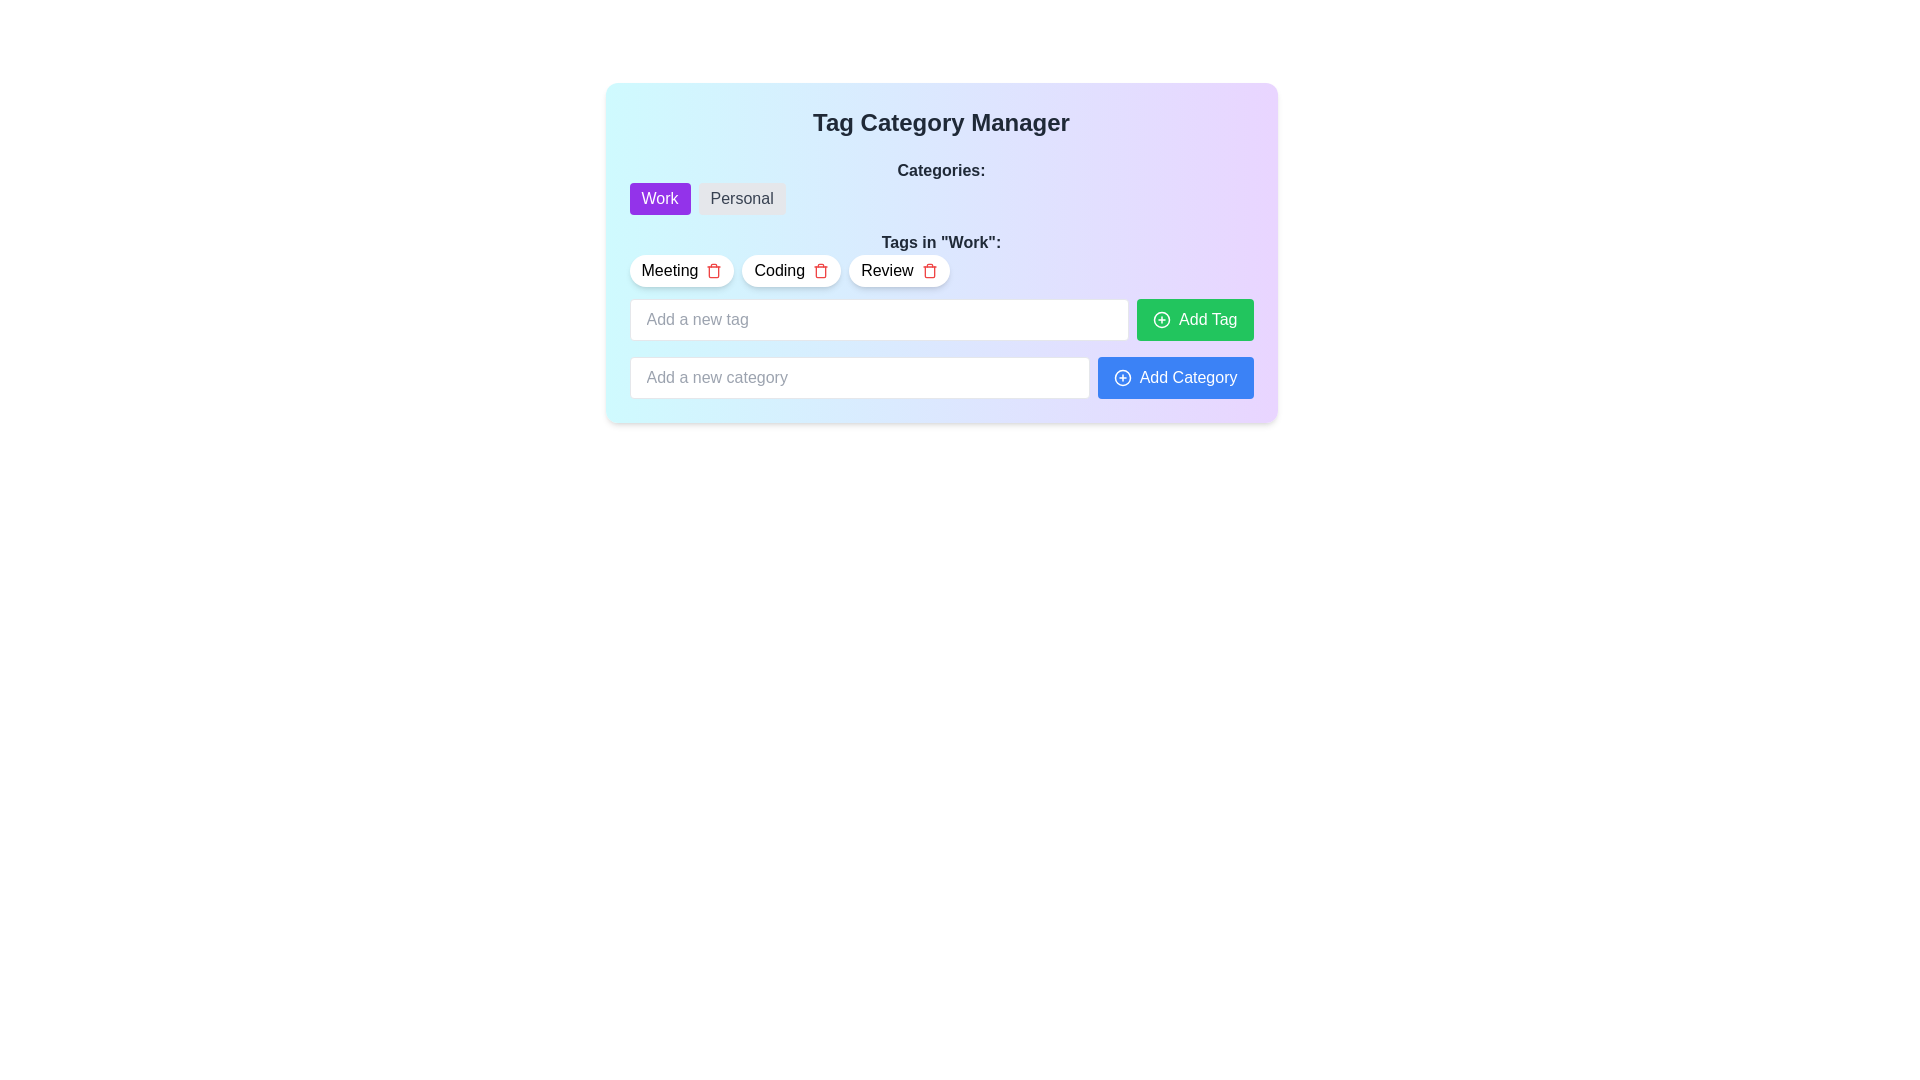 The width and height of the screenshot is (1920, 1080). Describe the element at coordinates (1161, 319) in the screenshot. I see `the icon located at the center of the 'Add Tag' button, which is a green rectangular button positioned to the right of the 'Add a new tag' input field in the 'Tag Category Manager' interface` at that location.